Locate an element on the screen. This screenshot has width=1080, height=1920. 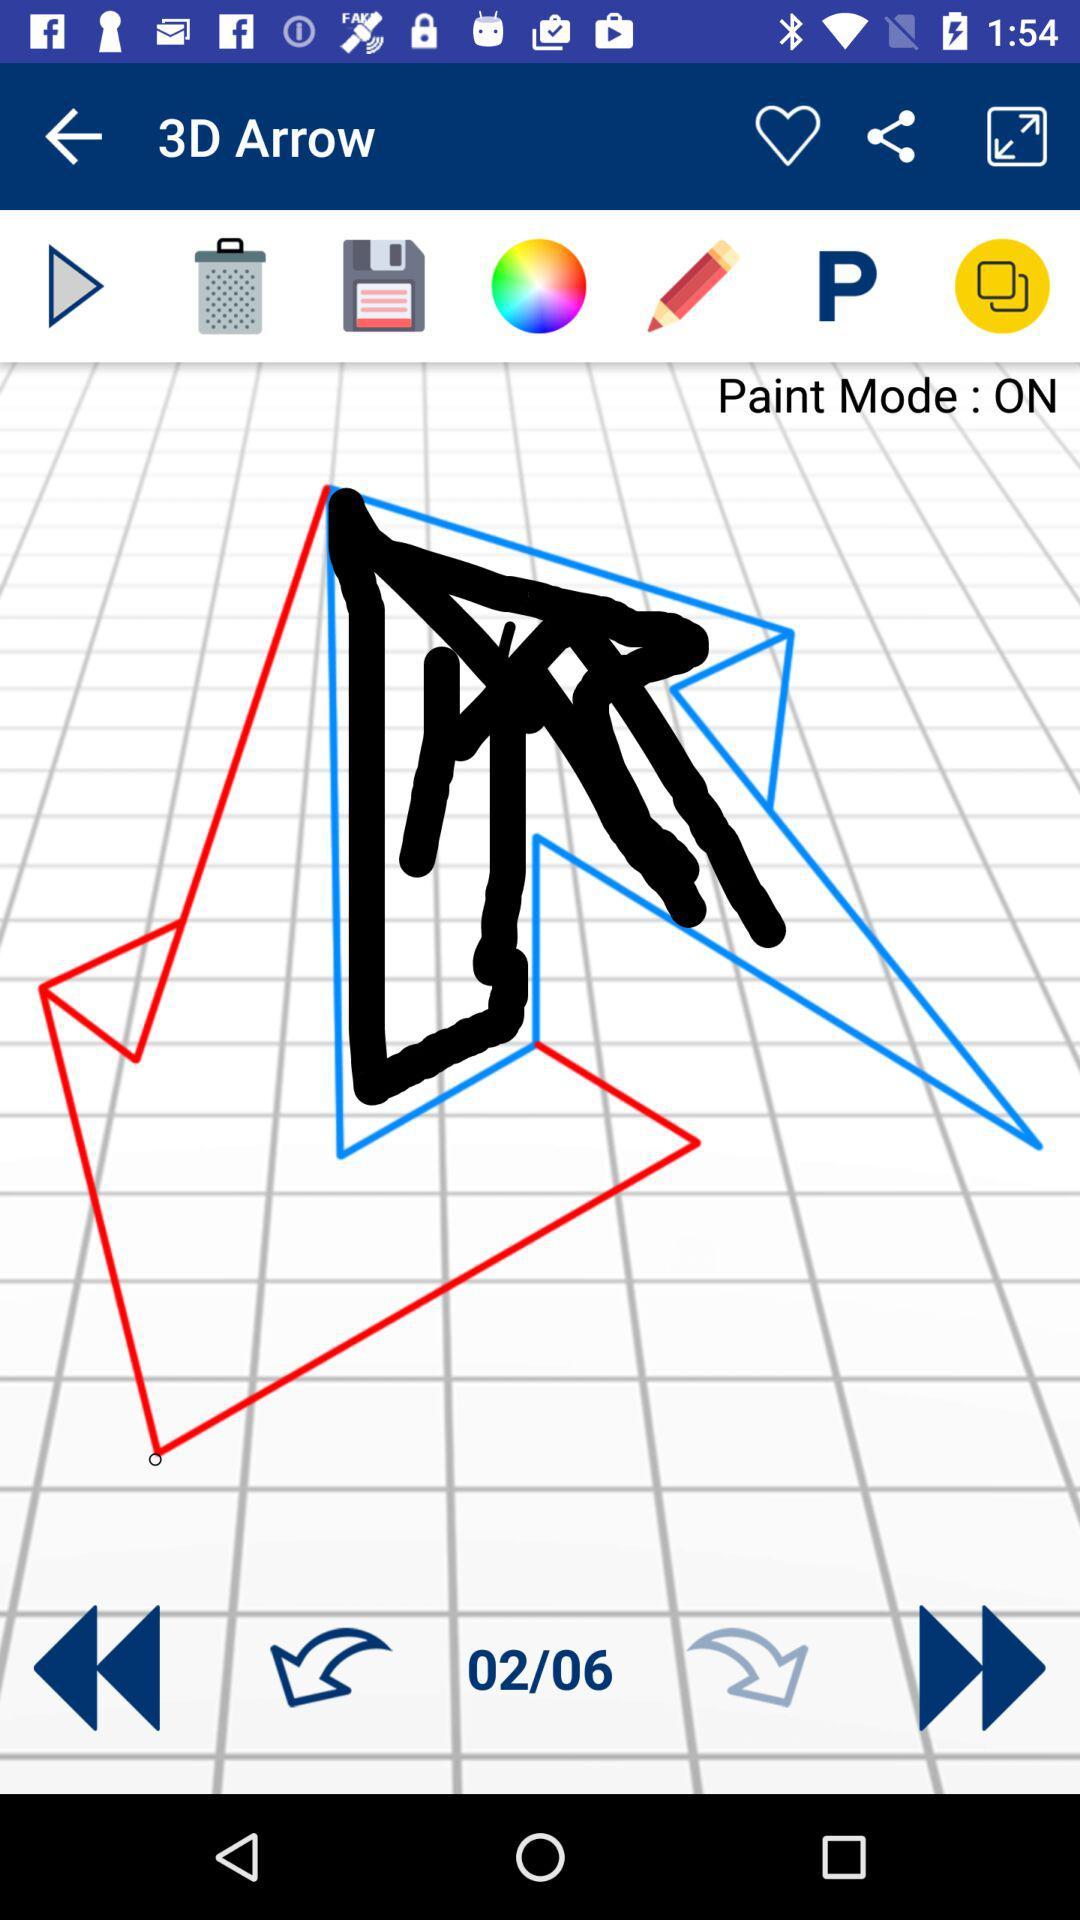
because back devicer is located at coordinates (75, 285).